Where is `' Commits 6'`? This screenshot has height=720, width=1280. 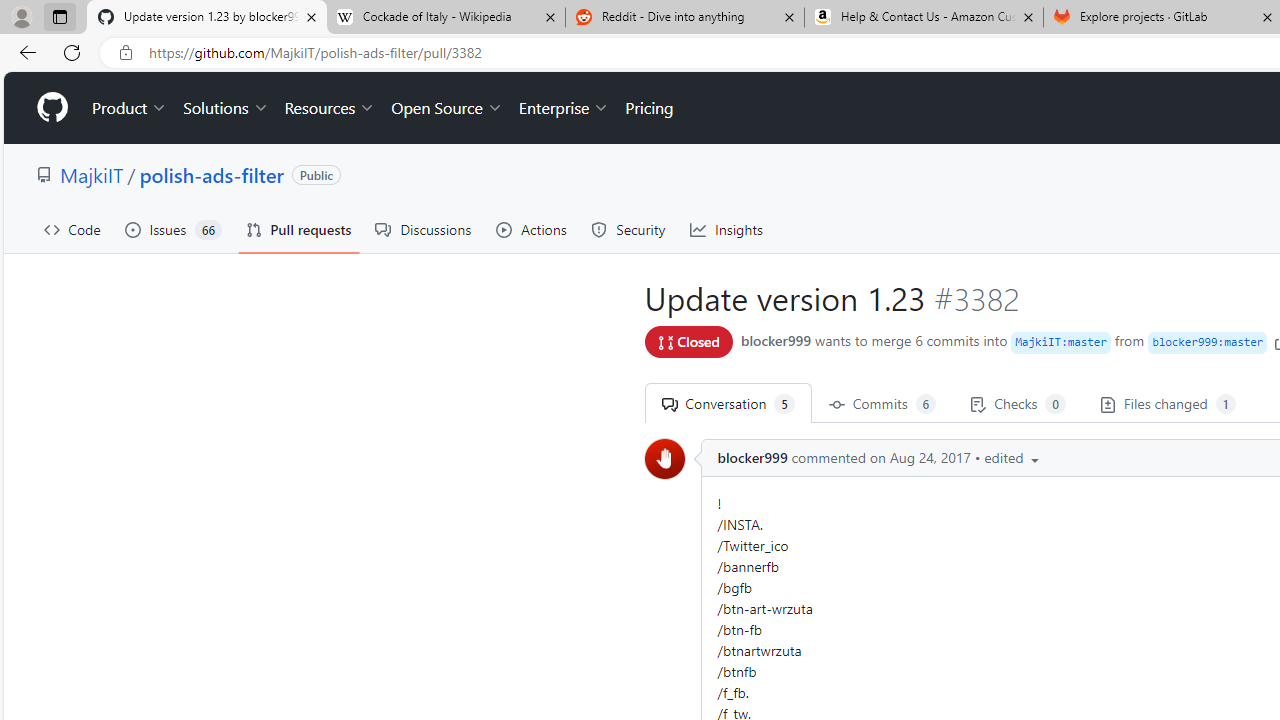 ' Commits 6' is located at coordinates (881, 403).